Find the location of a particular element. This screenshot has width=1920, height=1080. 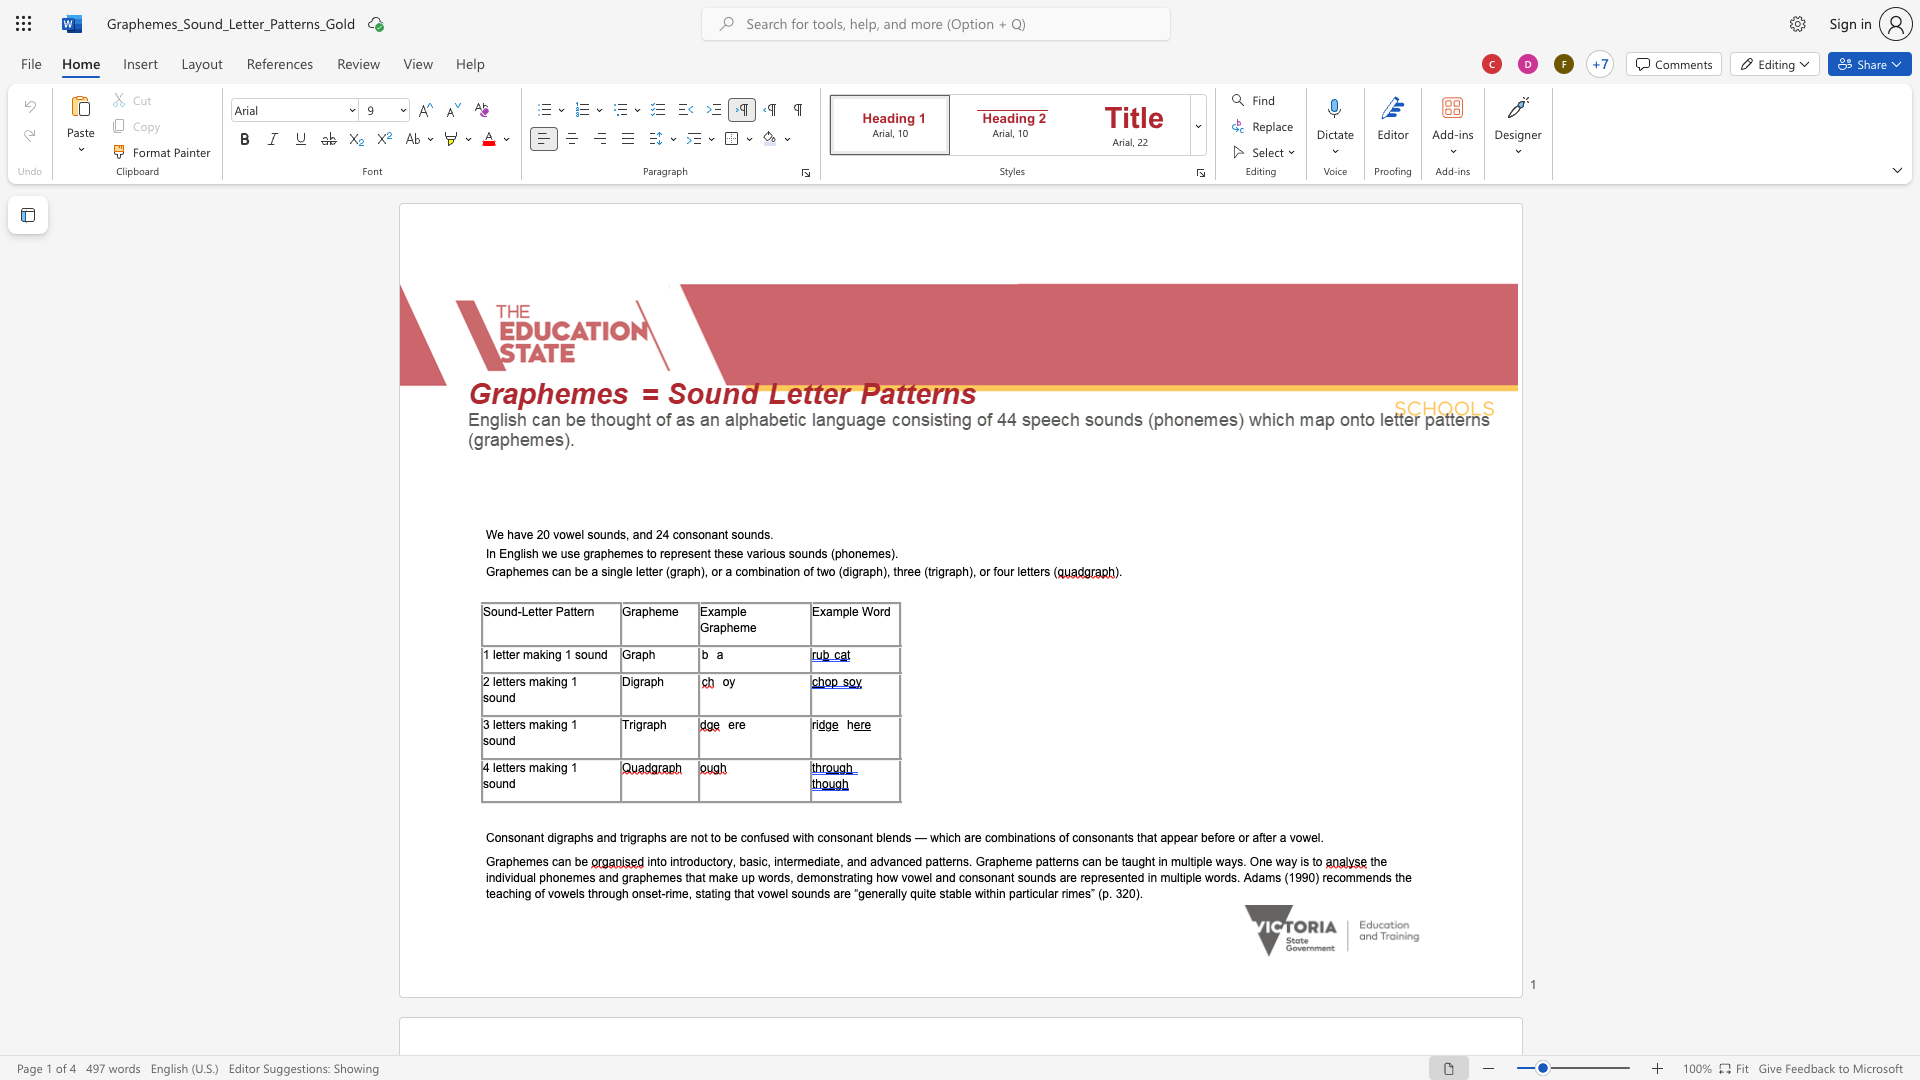

the space between the continuous character "l" and "i" in the text is located at coordinates (523, 553).